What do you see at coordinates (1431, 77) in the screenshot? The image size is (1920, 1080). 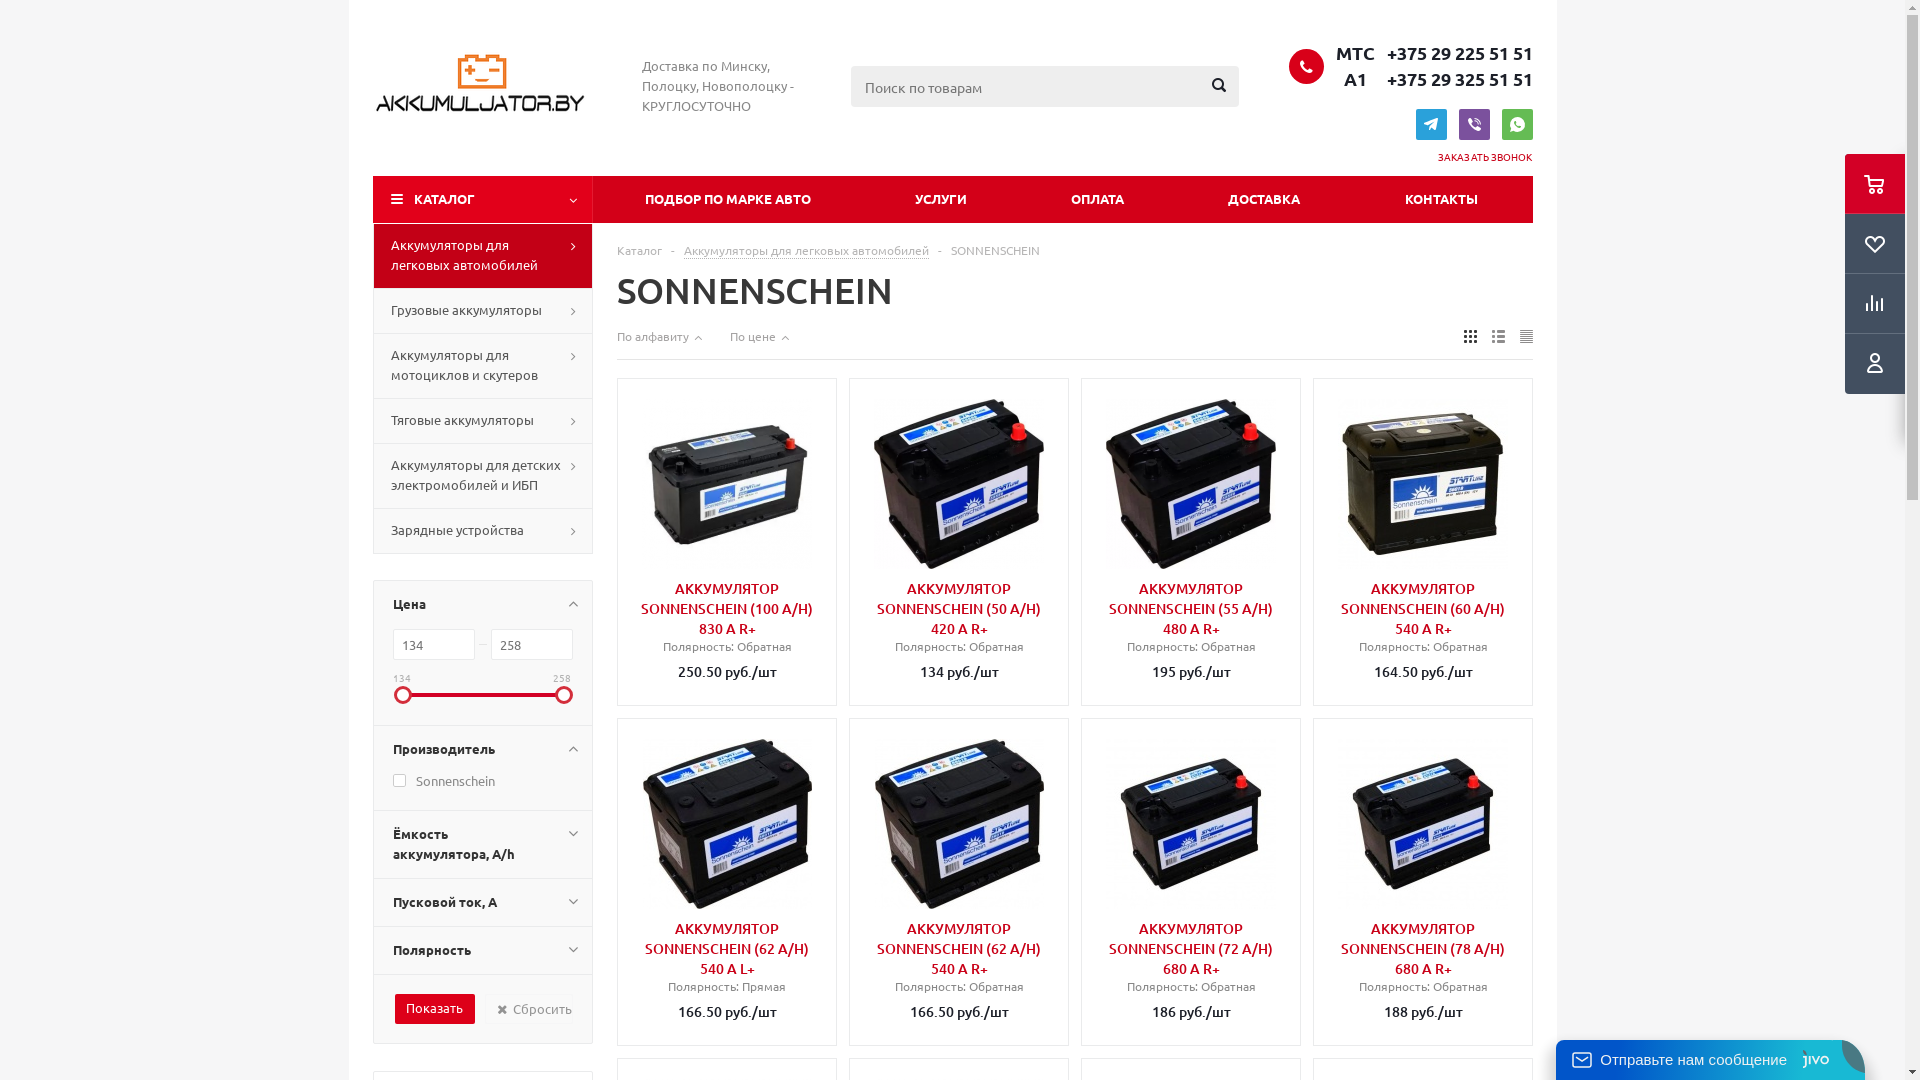 I see `'  A1     +375 29 325 51 51'` at bounding box center [1431, 77].